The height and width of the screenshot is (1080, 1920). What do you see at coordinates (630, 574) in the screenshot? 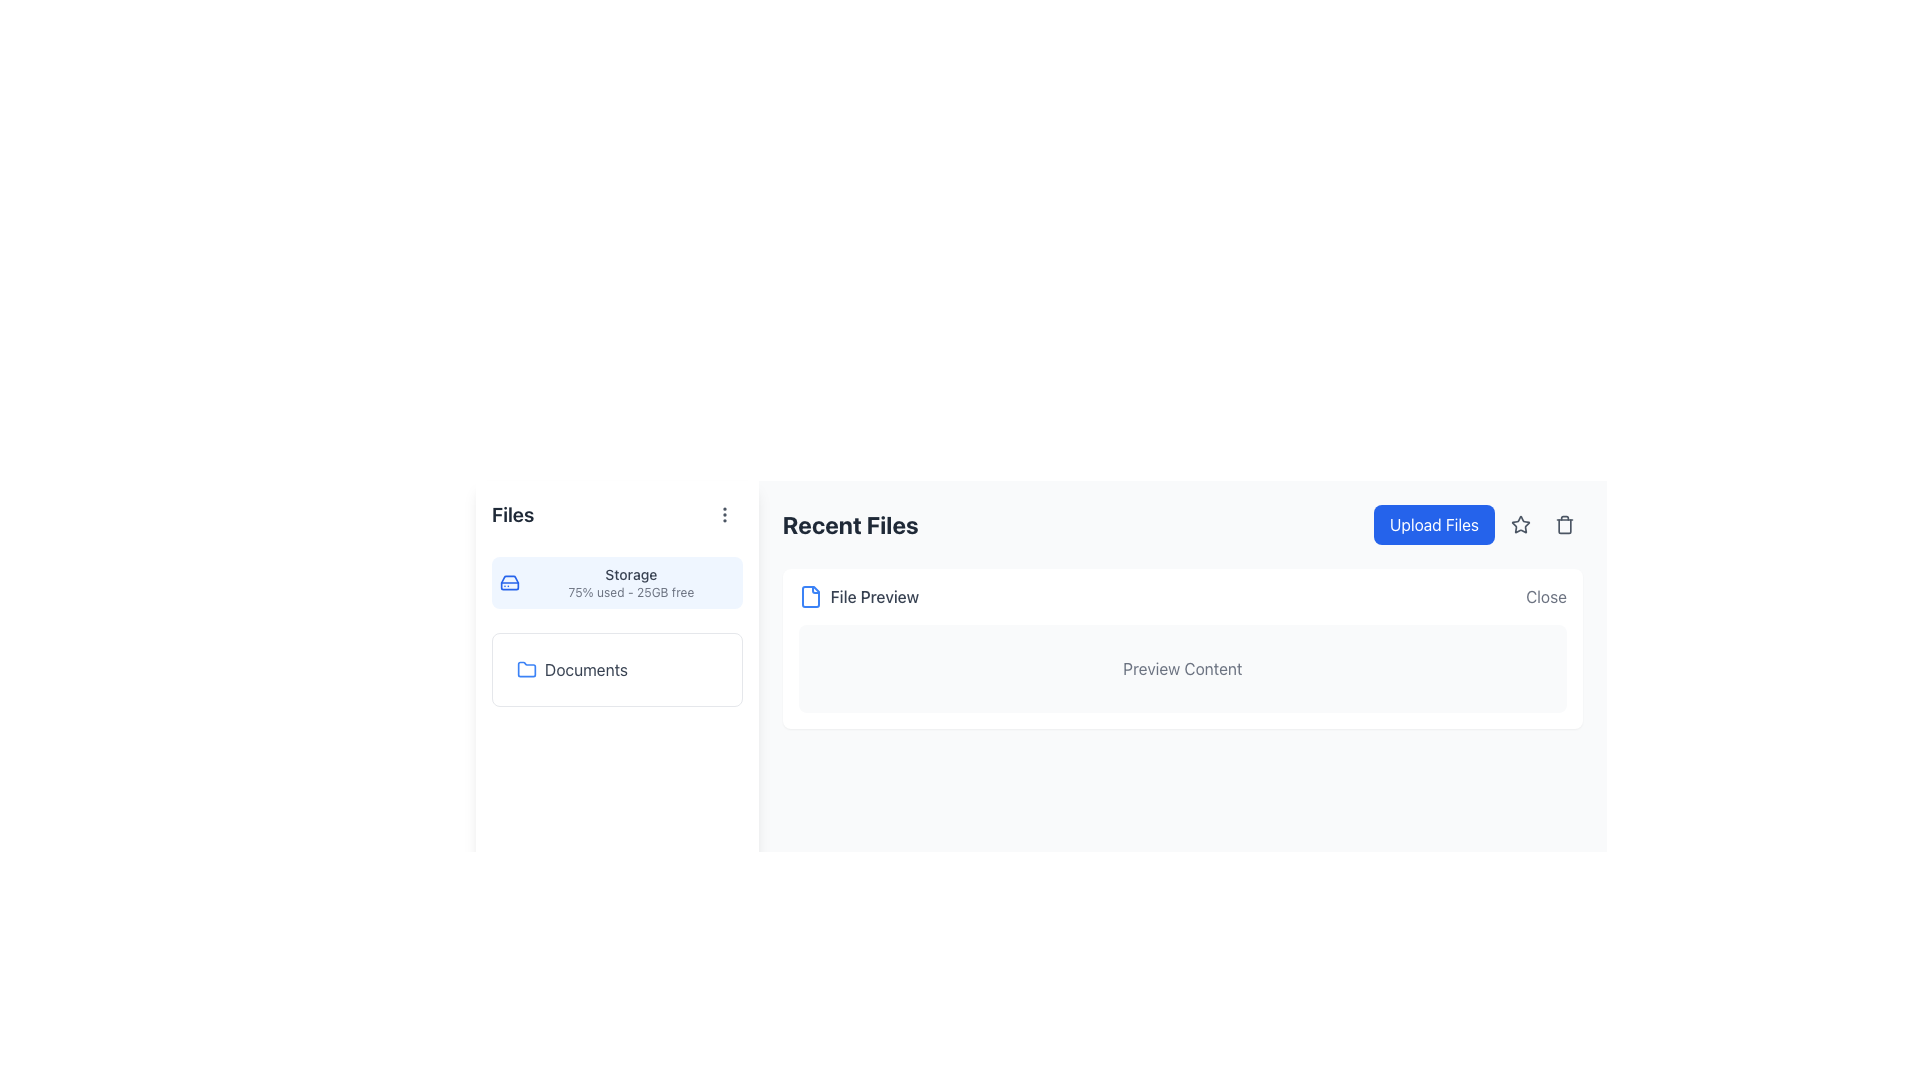
I see `the 'Storage' text label which is styled with a smaller, medium-weight gray font, located within the 'Files' panel above the text '75% used - 25GB free'` at bounding box center [630, 574].